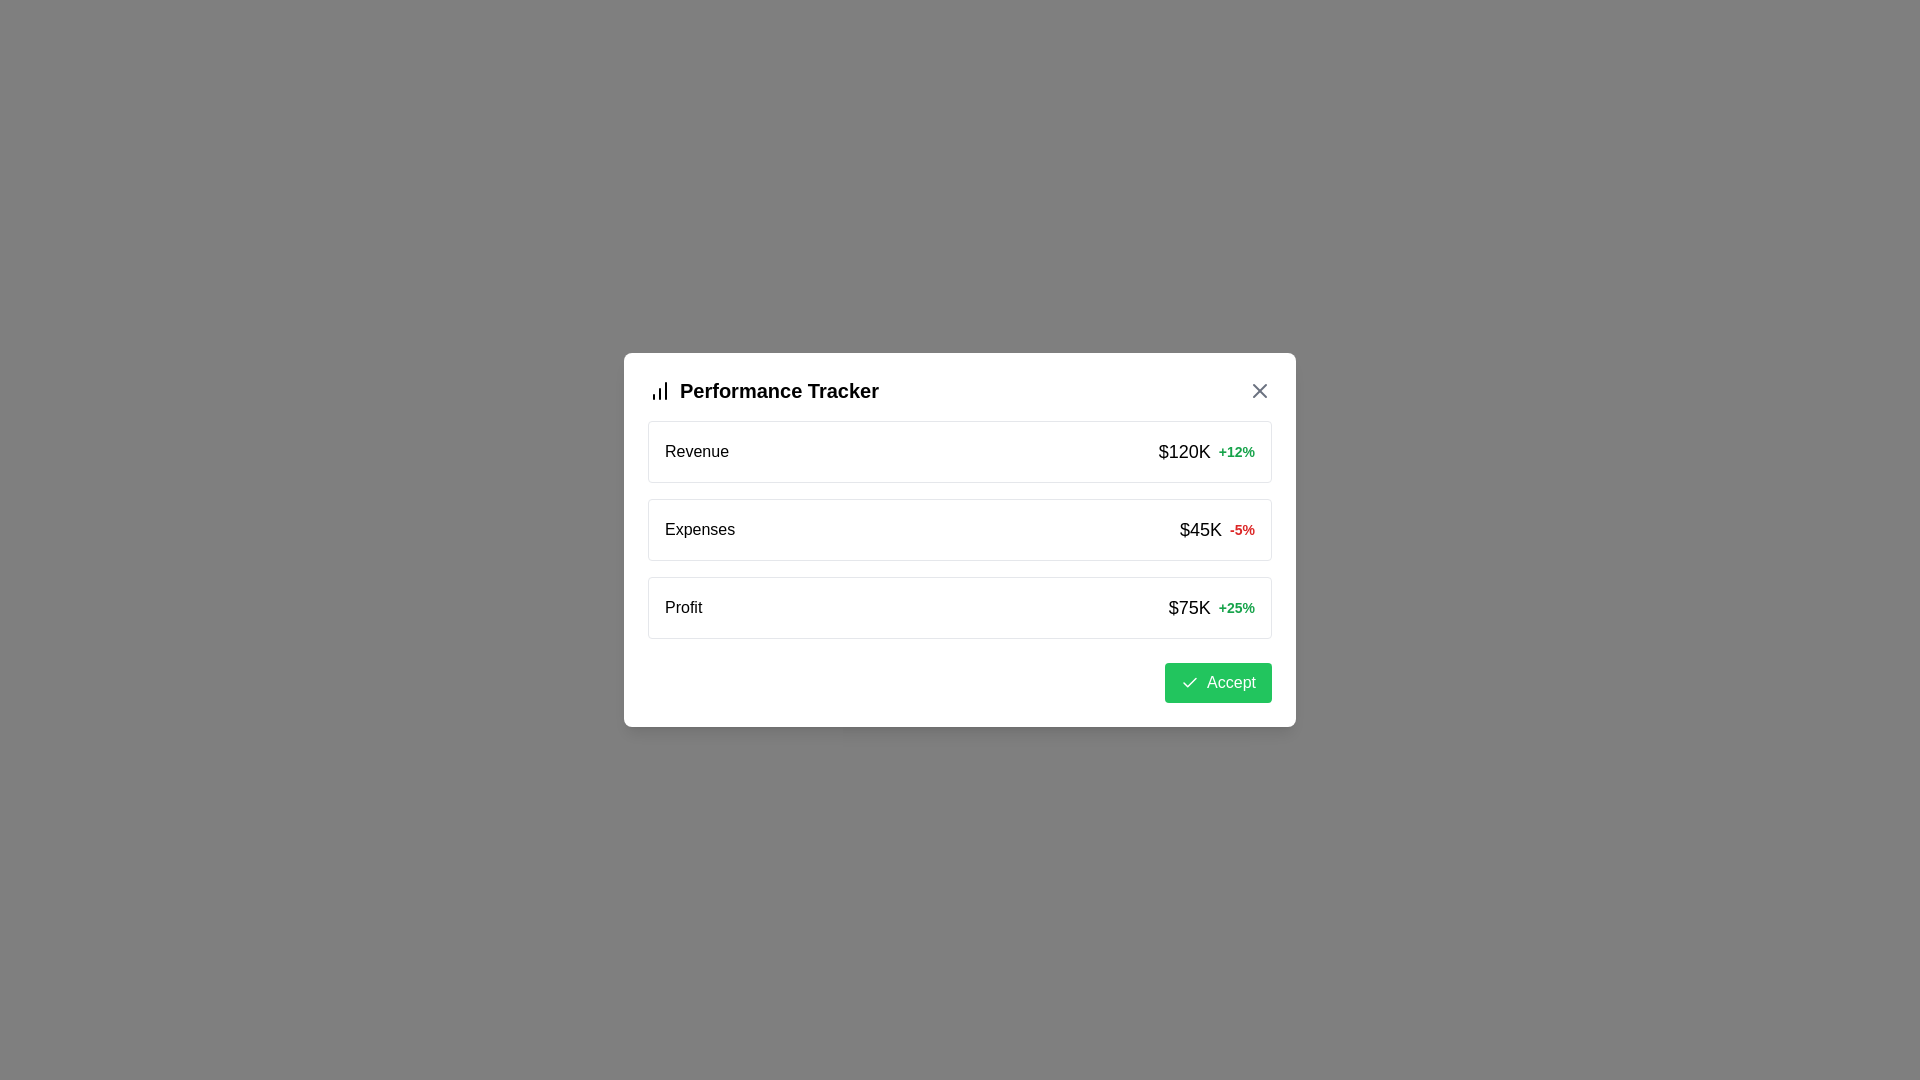 The width and height of the screenshot is (1920, 1080). I want to click on the element Accept Button to observe visual feedback, so click(1217, 681).